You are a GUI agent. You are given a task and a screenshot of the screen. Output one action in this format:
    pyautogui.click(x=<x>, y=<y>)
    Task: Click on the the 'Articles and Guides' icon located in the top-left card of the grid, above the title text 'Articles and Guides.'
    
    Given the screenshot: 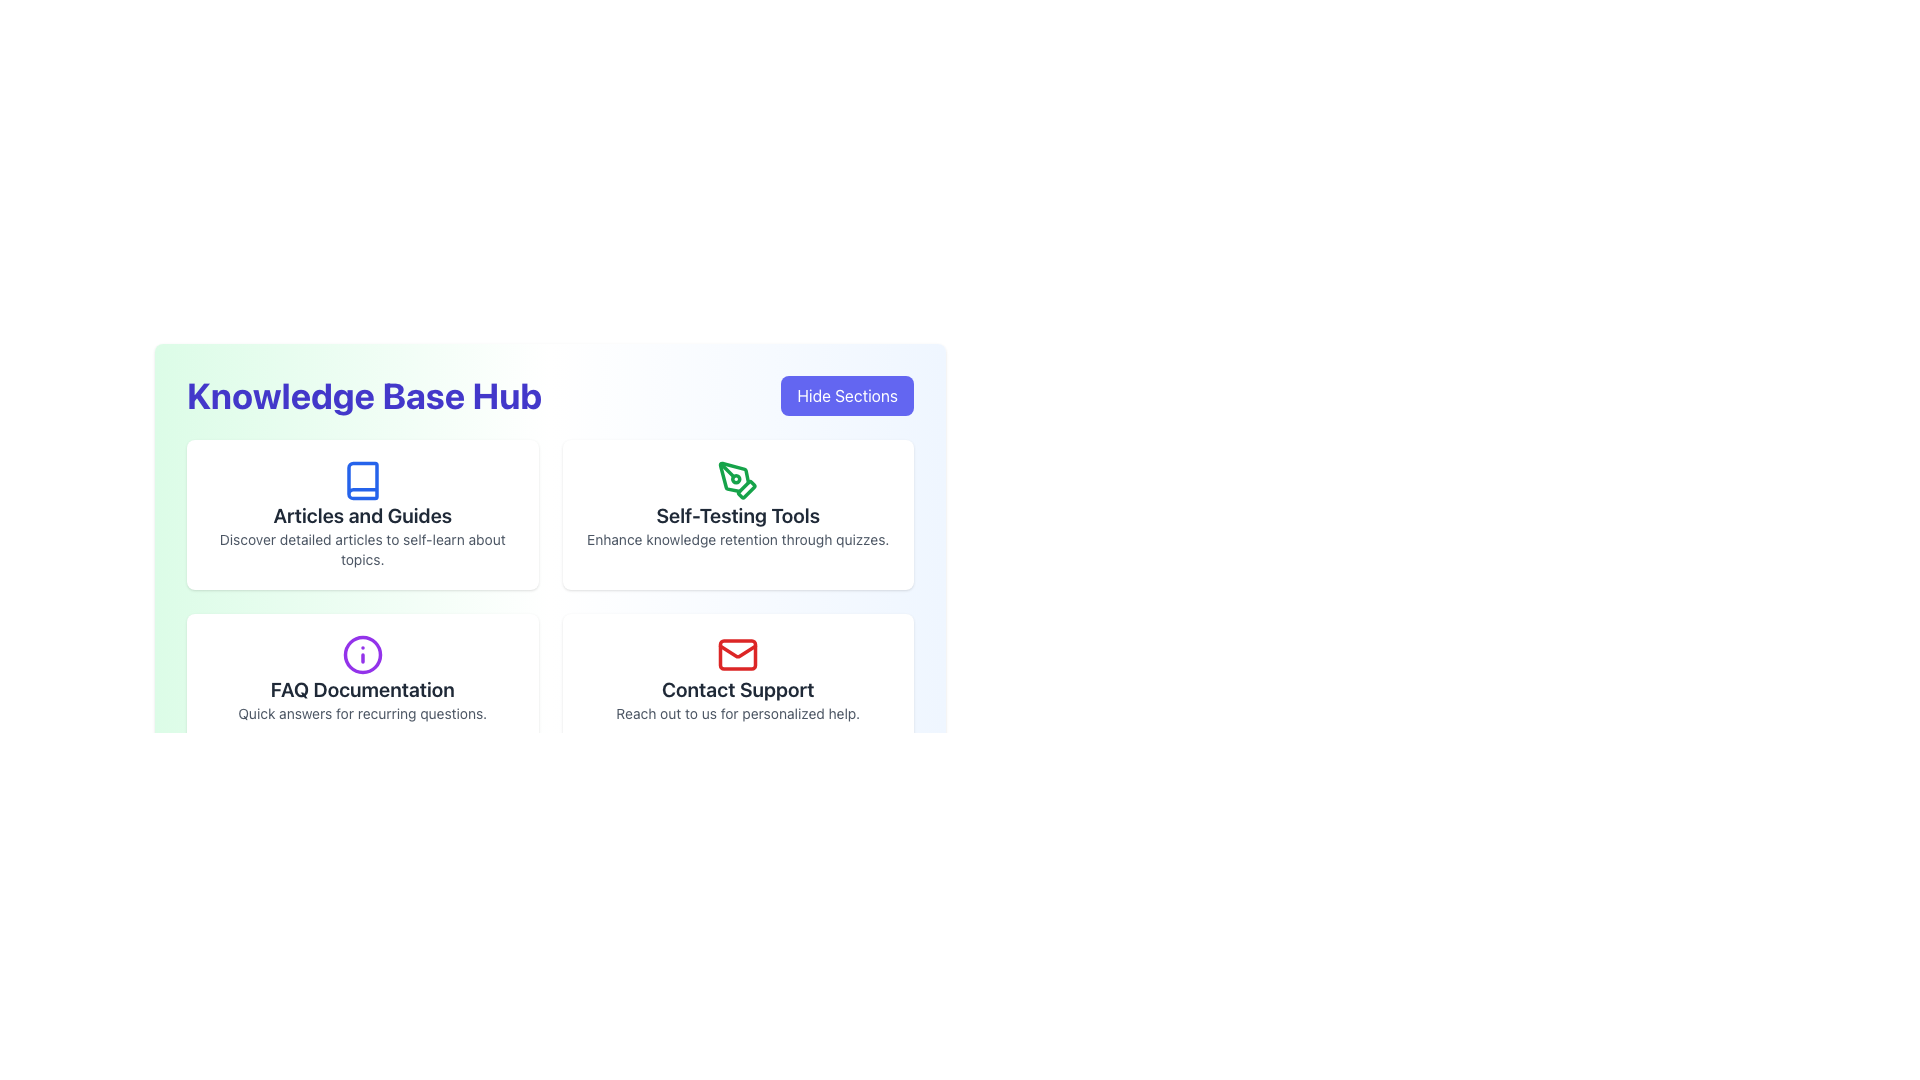 What is the action you would take?
    pyautogui.click(x=362, y=481)
    